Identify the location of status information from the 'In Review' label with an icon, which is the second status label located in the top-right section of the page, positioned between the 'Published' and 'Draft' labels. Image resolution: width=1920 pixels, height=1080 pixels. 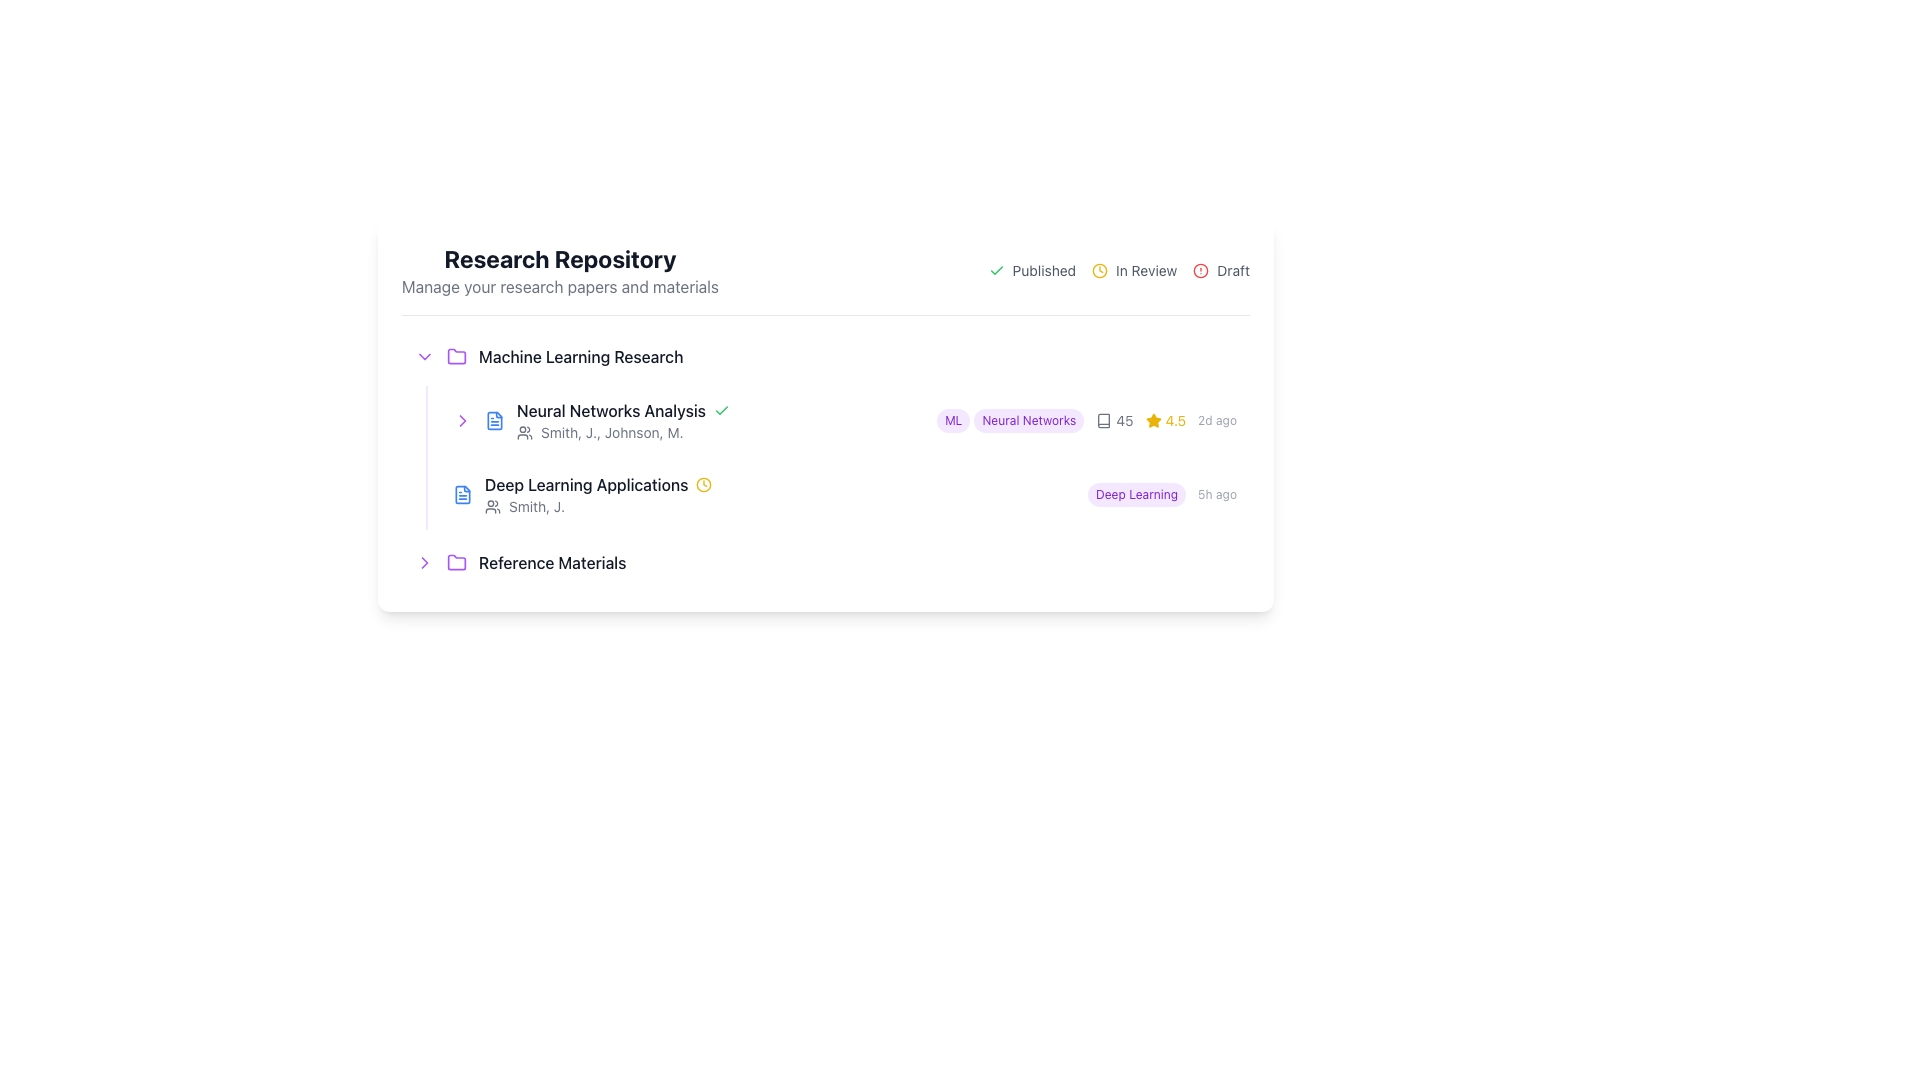
(1134, 270).